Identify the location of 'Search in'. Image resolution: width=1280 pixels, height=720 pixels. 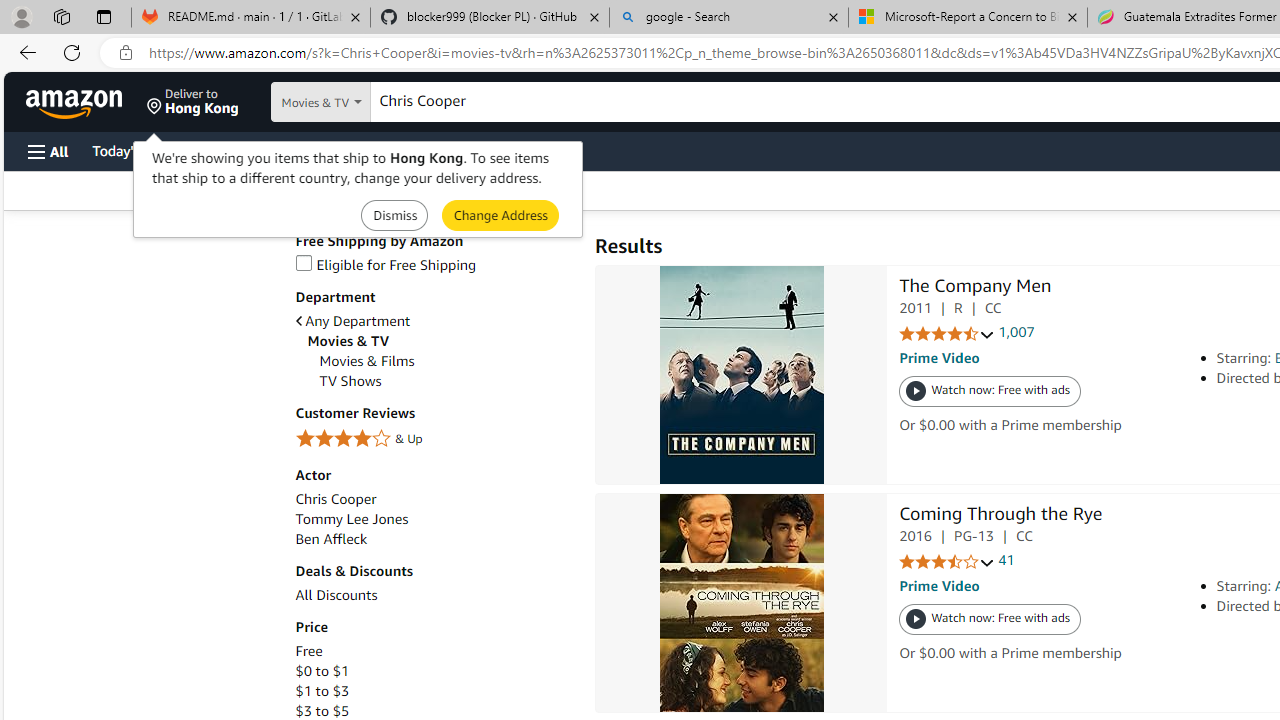
(371, 102).